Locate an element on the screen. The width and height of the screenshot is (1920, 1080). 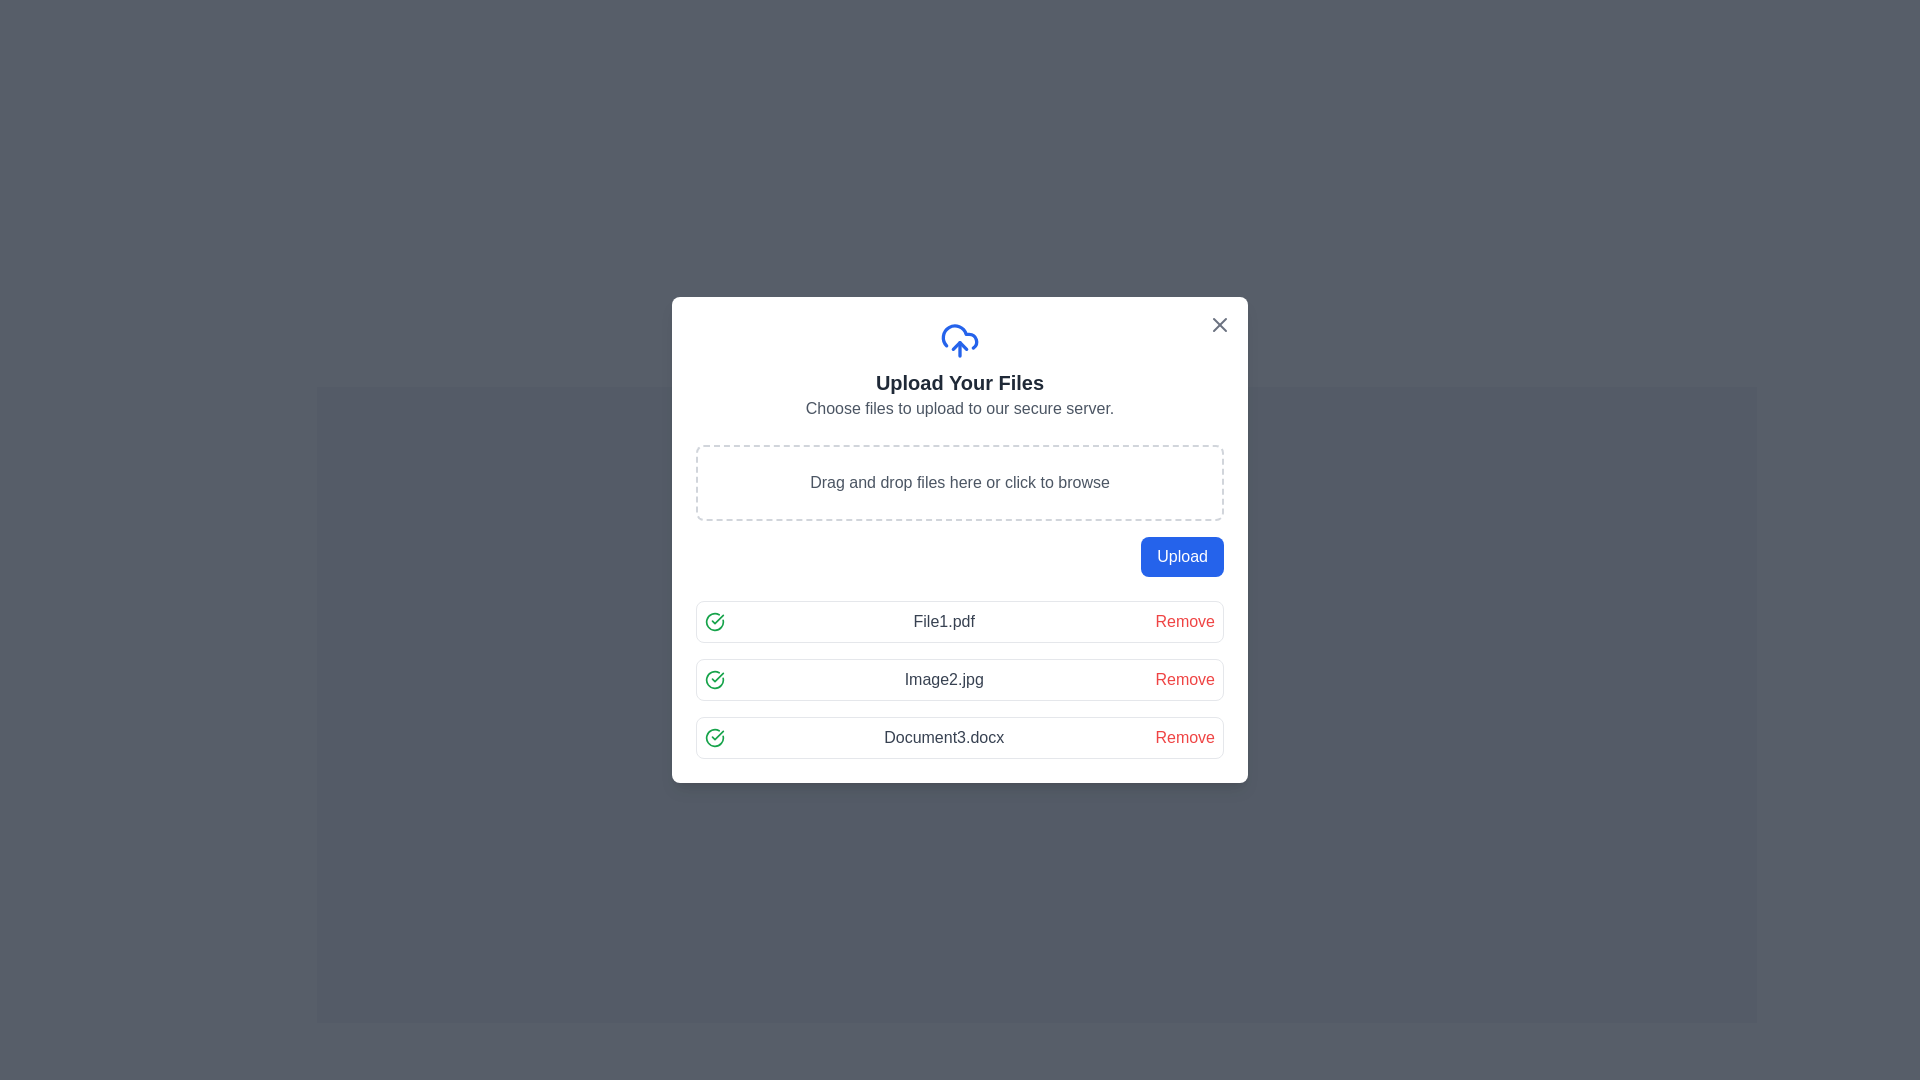
the red 'Remove' button located on the far right of the file entry row for 'File1.pdf' is located at coordinates (1185, 620).